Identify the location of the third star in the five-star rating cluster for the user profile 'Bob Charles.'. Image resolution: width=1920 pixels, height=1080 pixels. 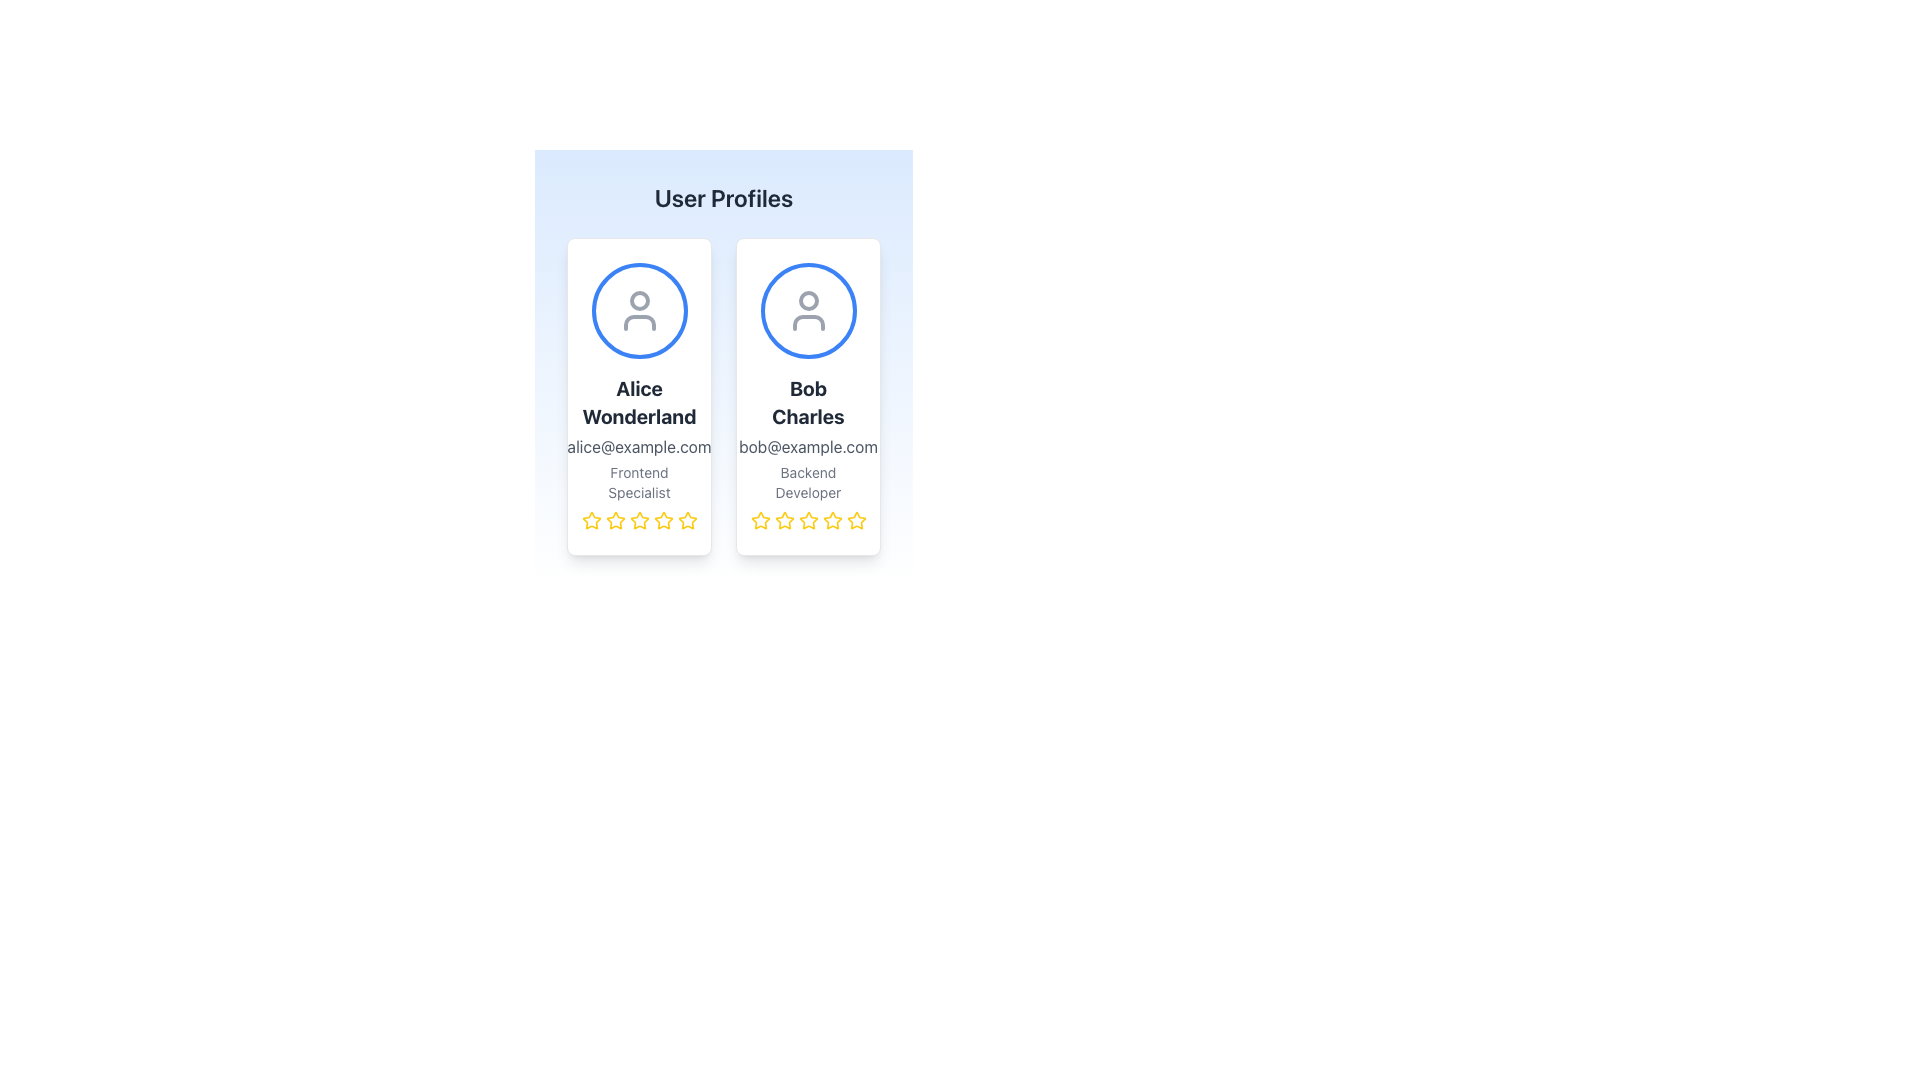
(808, 519).